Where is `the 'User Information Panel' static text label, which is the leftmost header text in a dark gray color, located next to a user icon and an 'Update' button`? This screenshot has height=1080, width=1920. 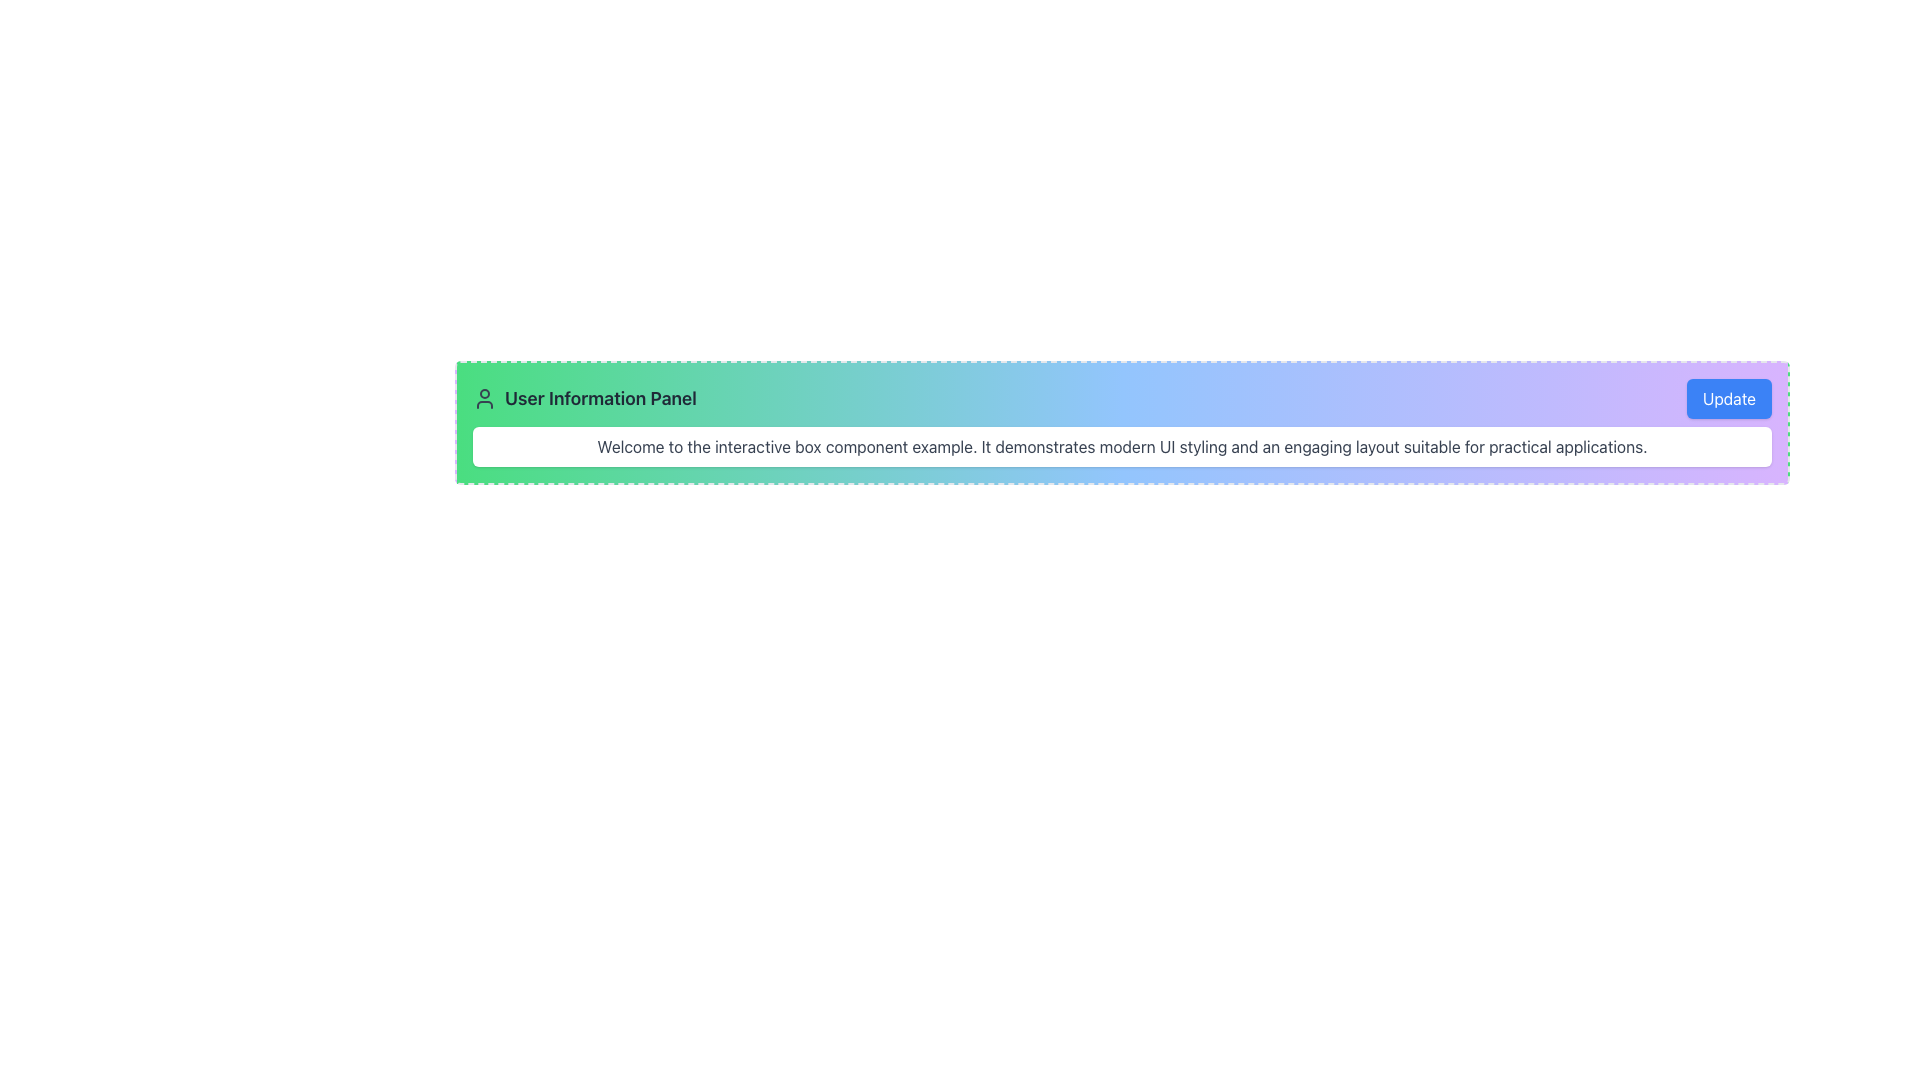
the 'User Information Panel' static text label, which is the leftmost header text in a dark gray color, located next to a user icon and an 'Update' button is located at coordinates (583, 398).